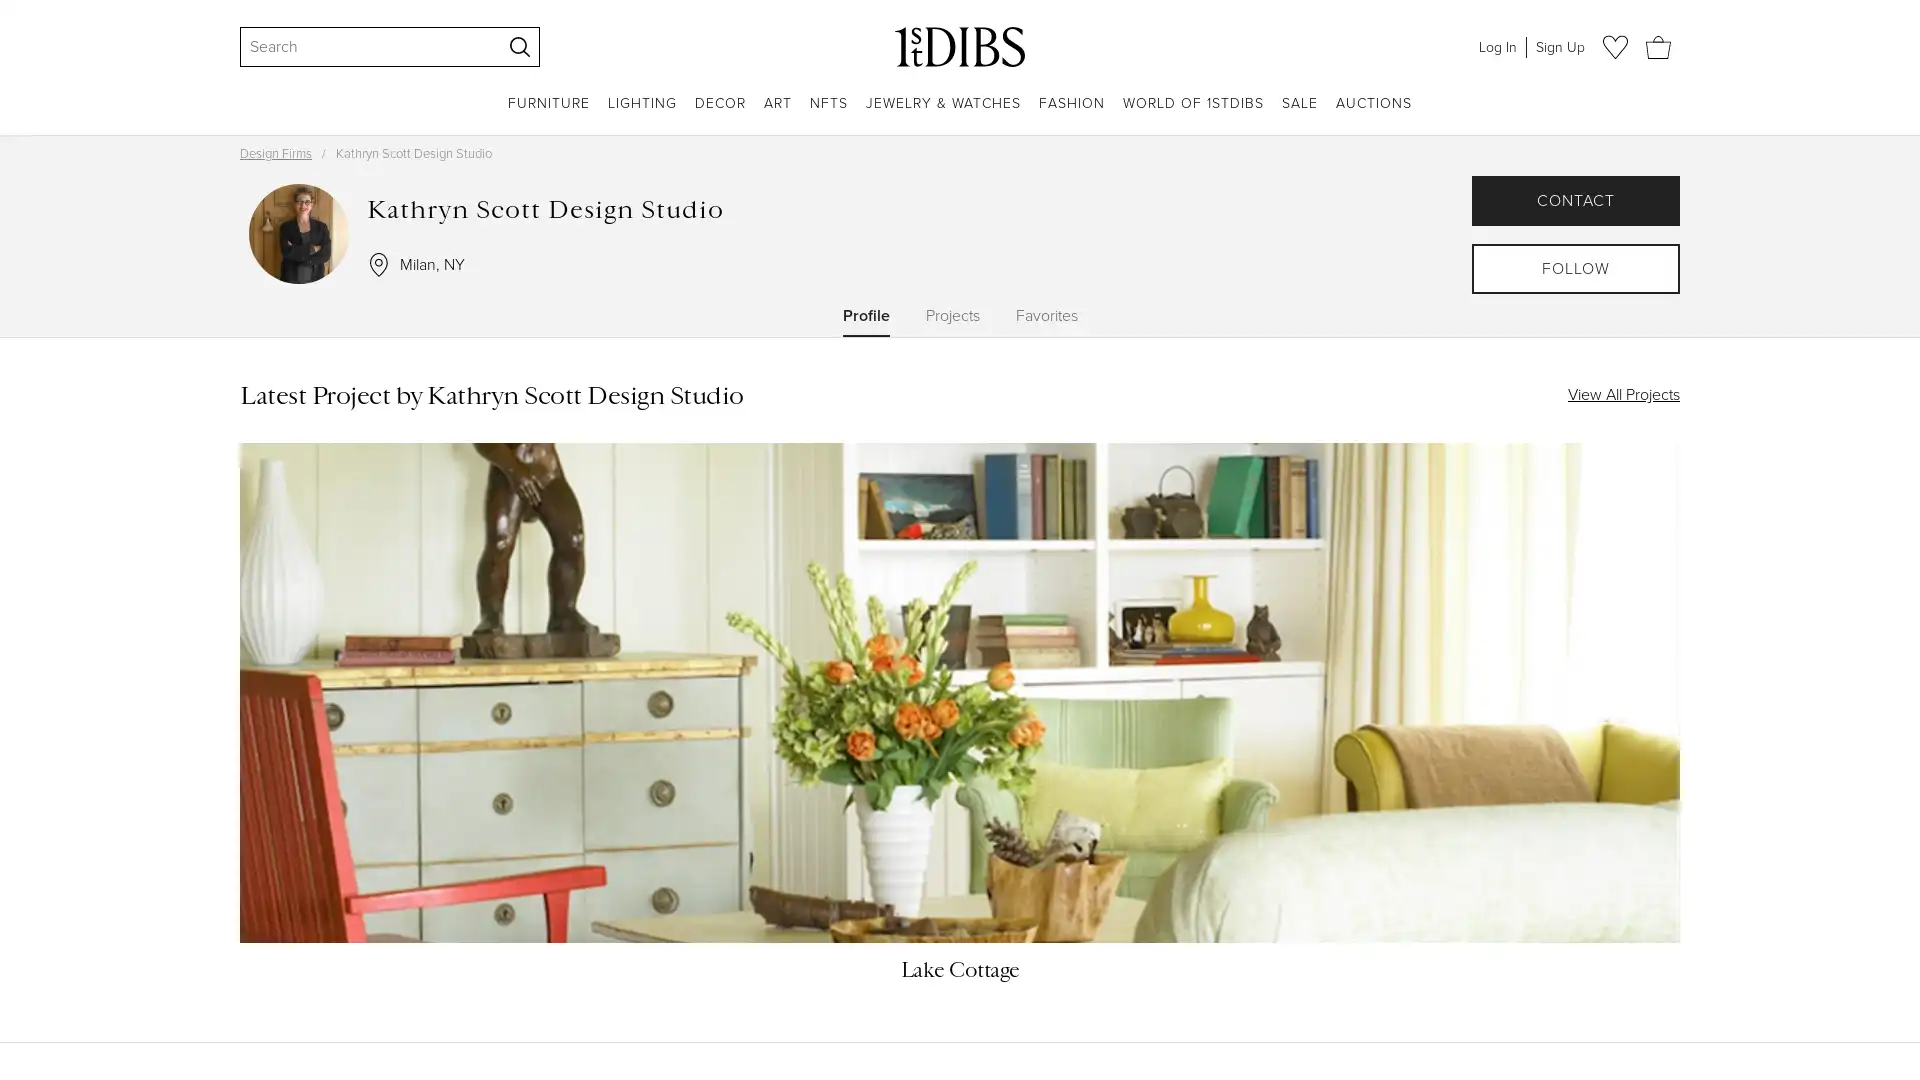  What do you see at coordinates (519, 45) in the screenshot?
I see `Search` at bounding box center [519, 45].